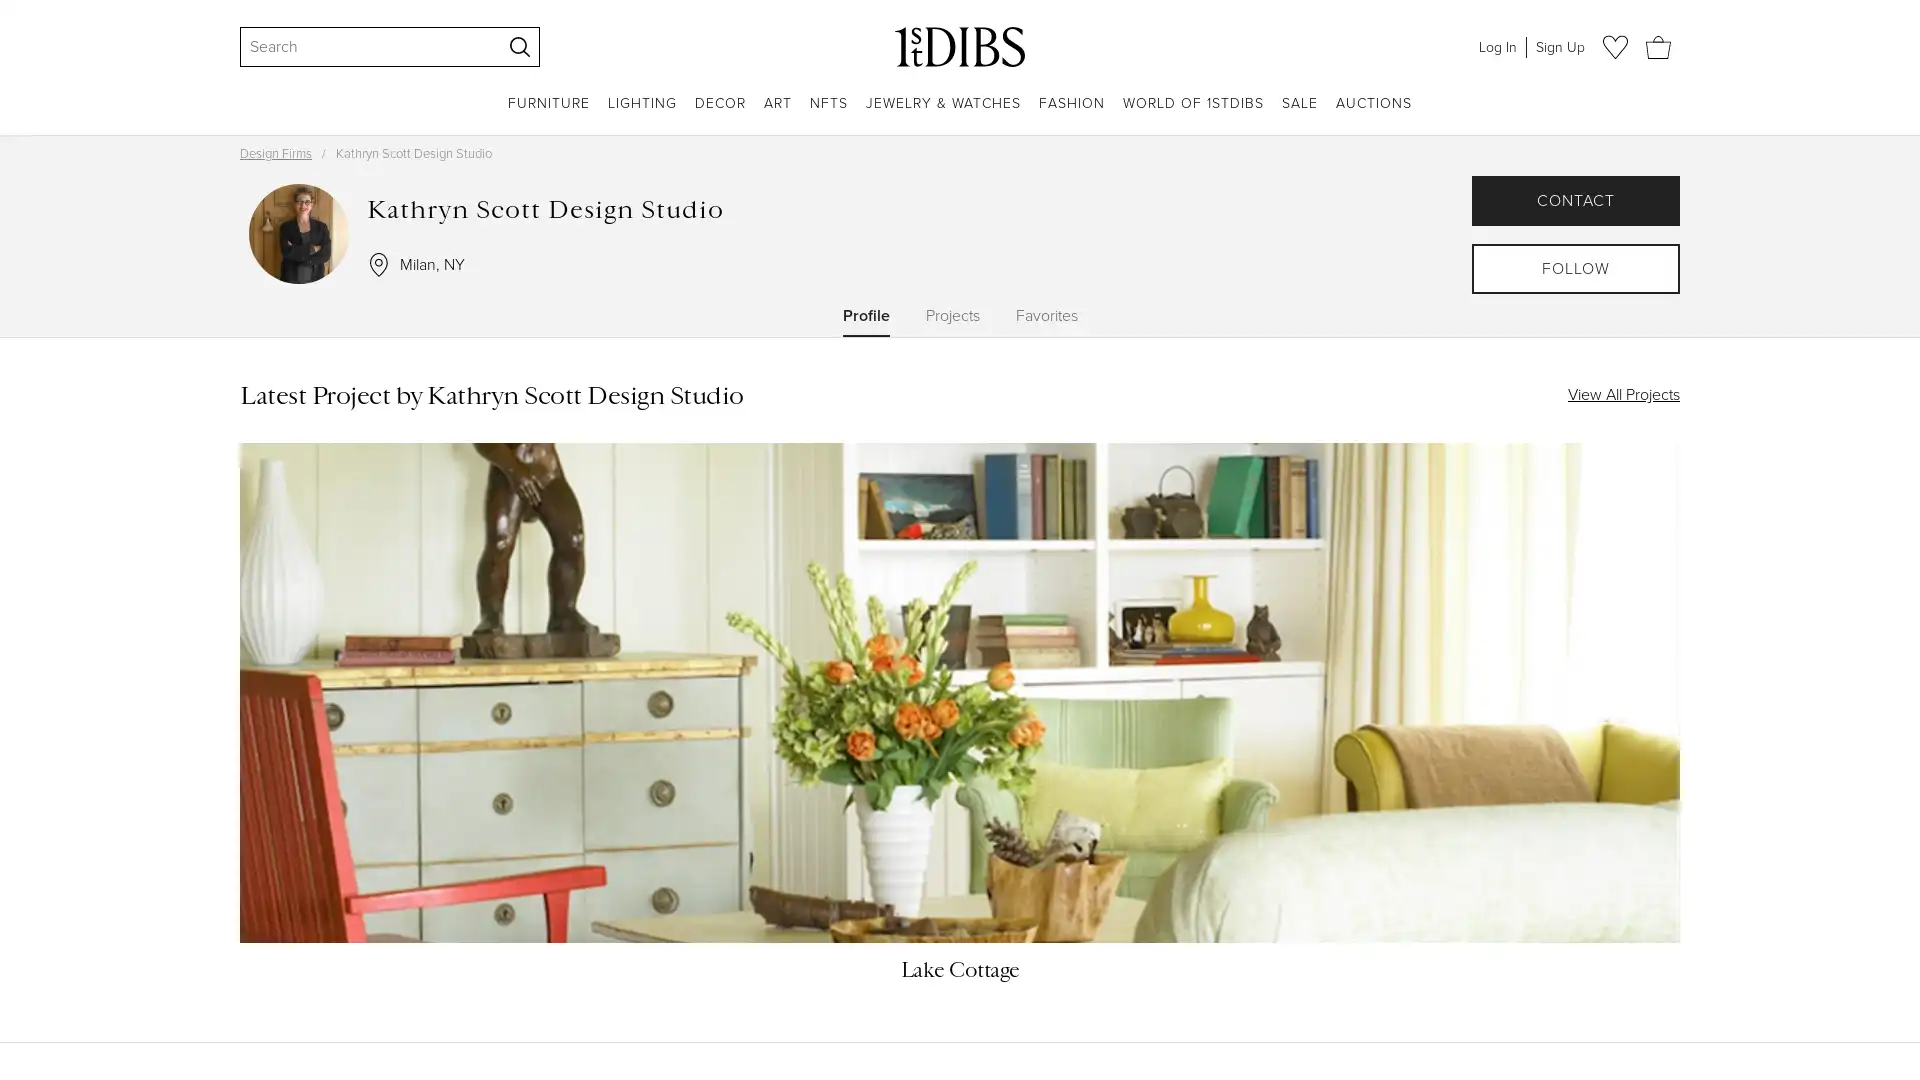  What do you see at coordinates (519, 45) in the screenshot?
I see `Search` at bounding box center [519, 45].